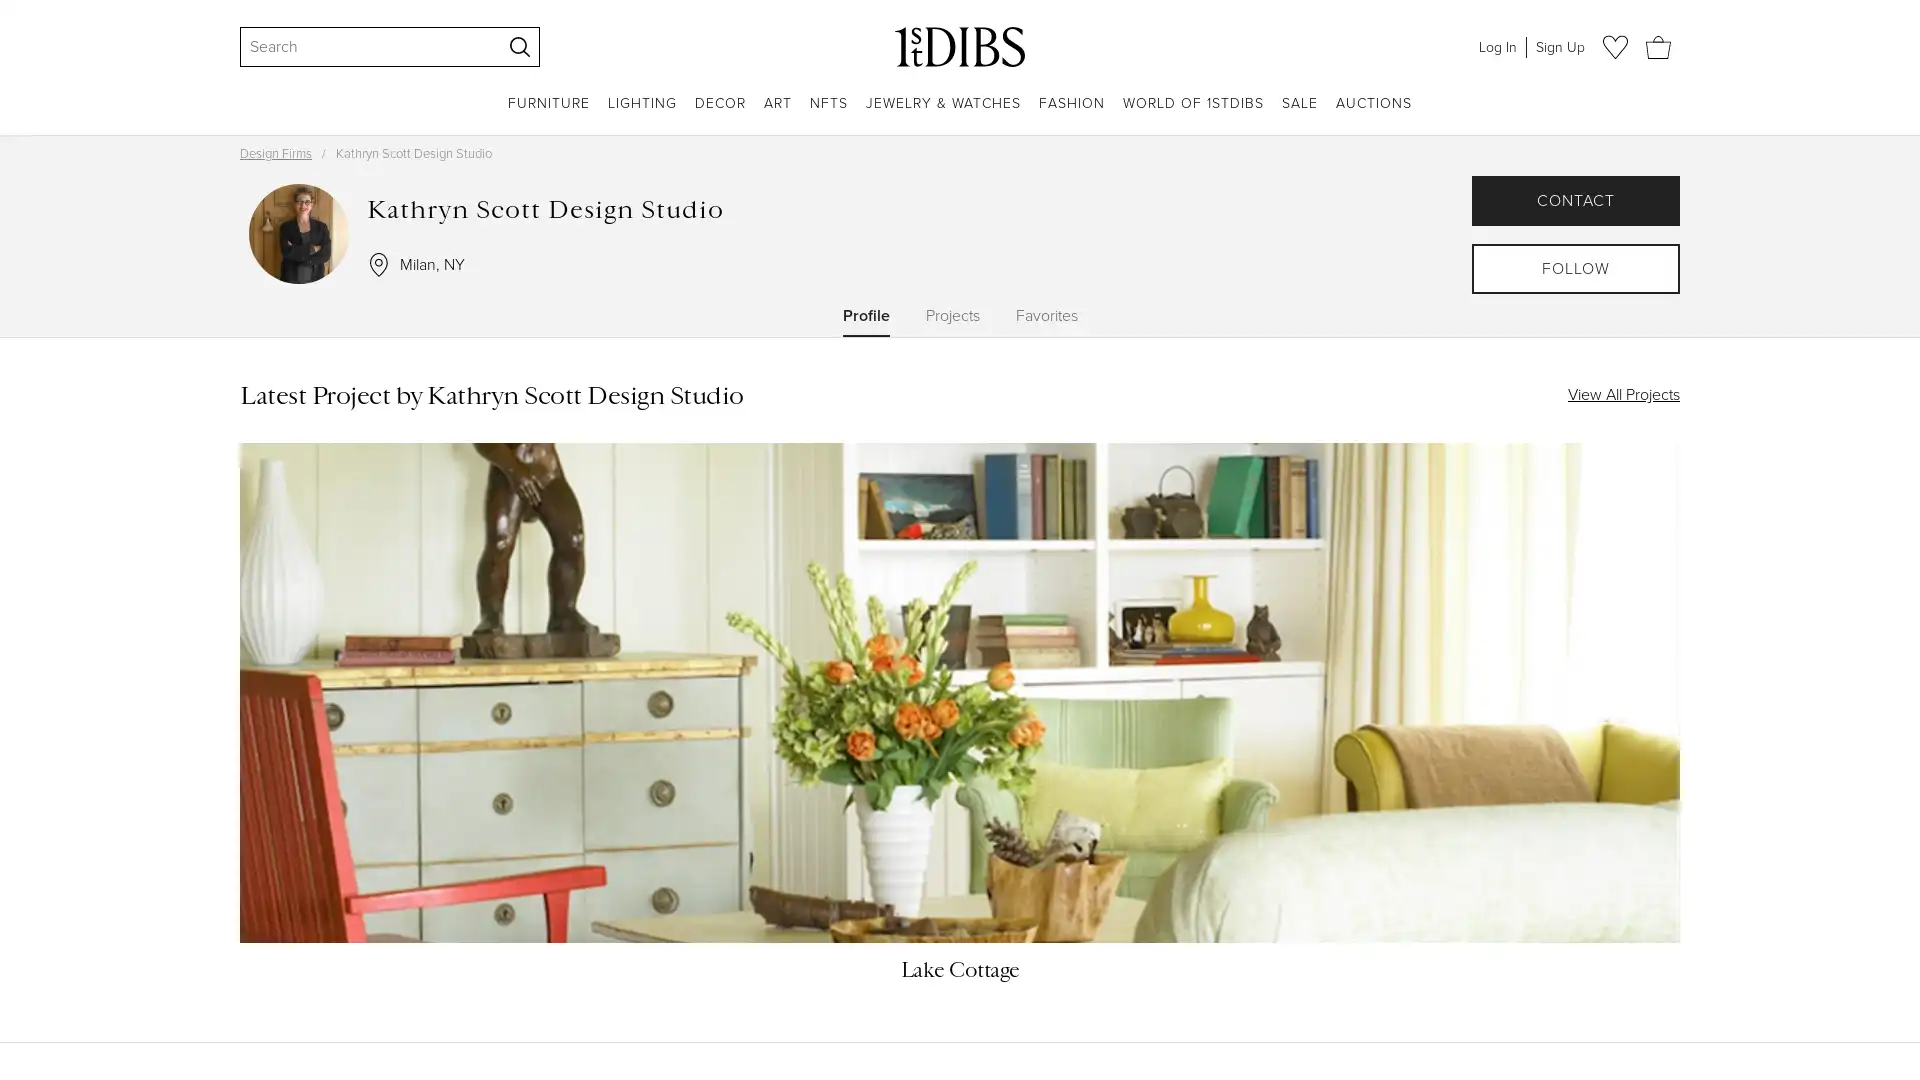  What do you see at coordinates (519, 45) in the screenshot?
I see `Search` at bounding box center [519, 45].